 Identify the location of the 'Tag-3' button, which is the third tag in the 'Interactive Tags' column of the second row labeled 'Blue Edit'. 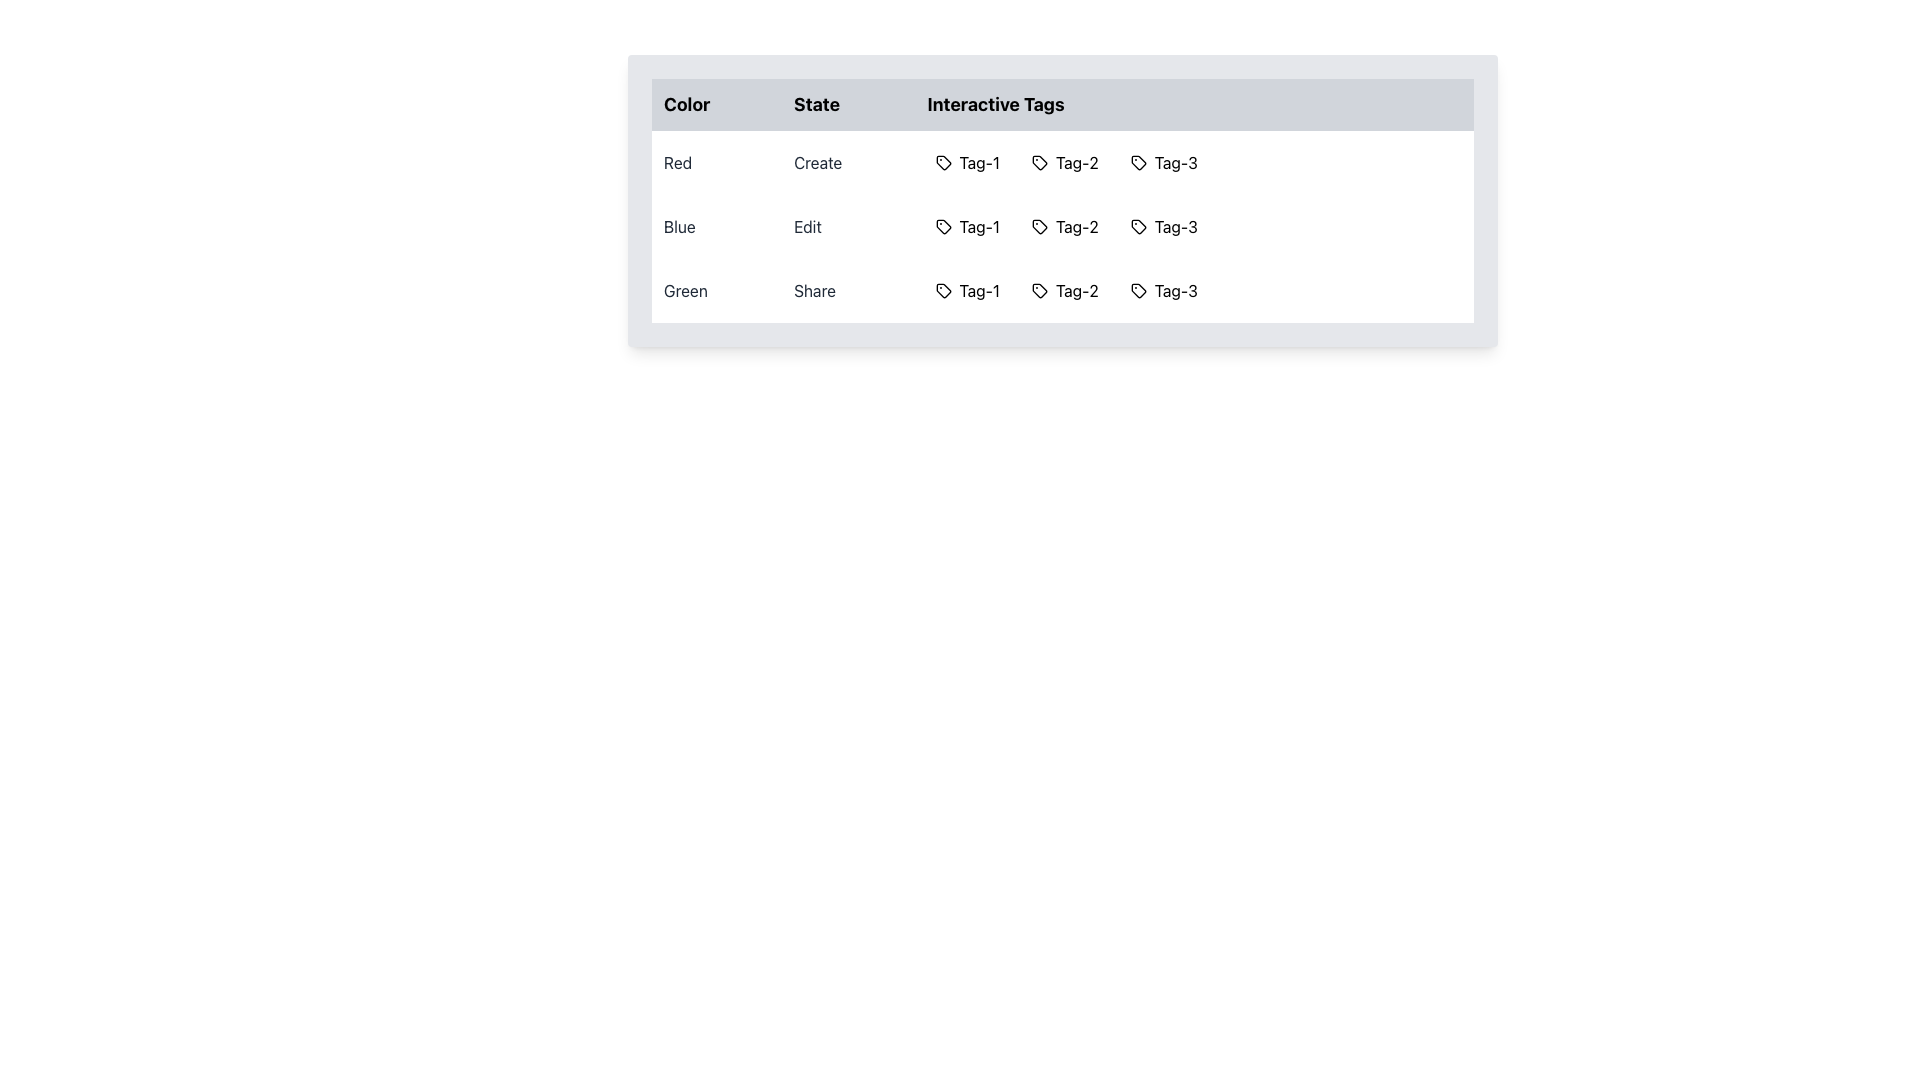
(1194, 226).